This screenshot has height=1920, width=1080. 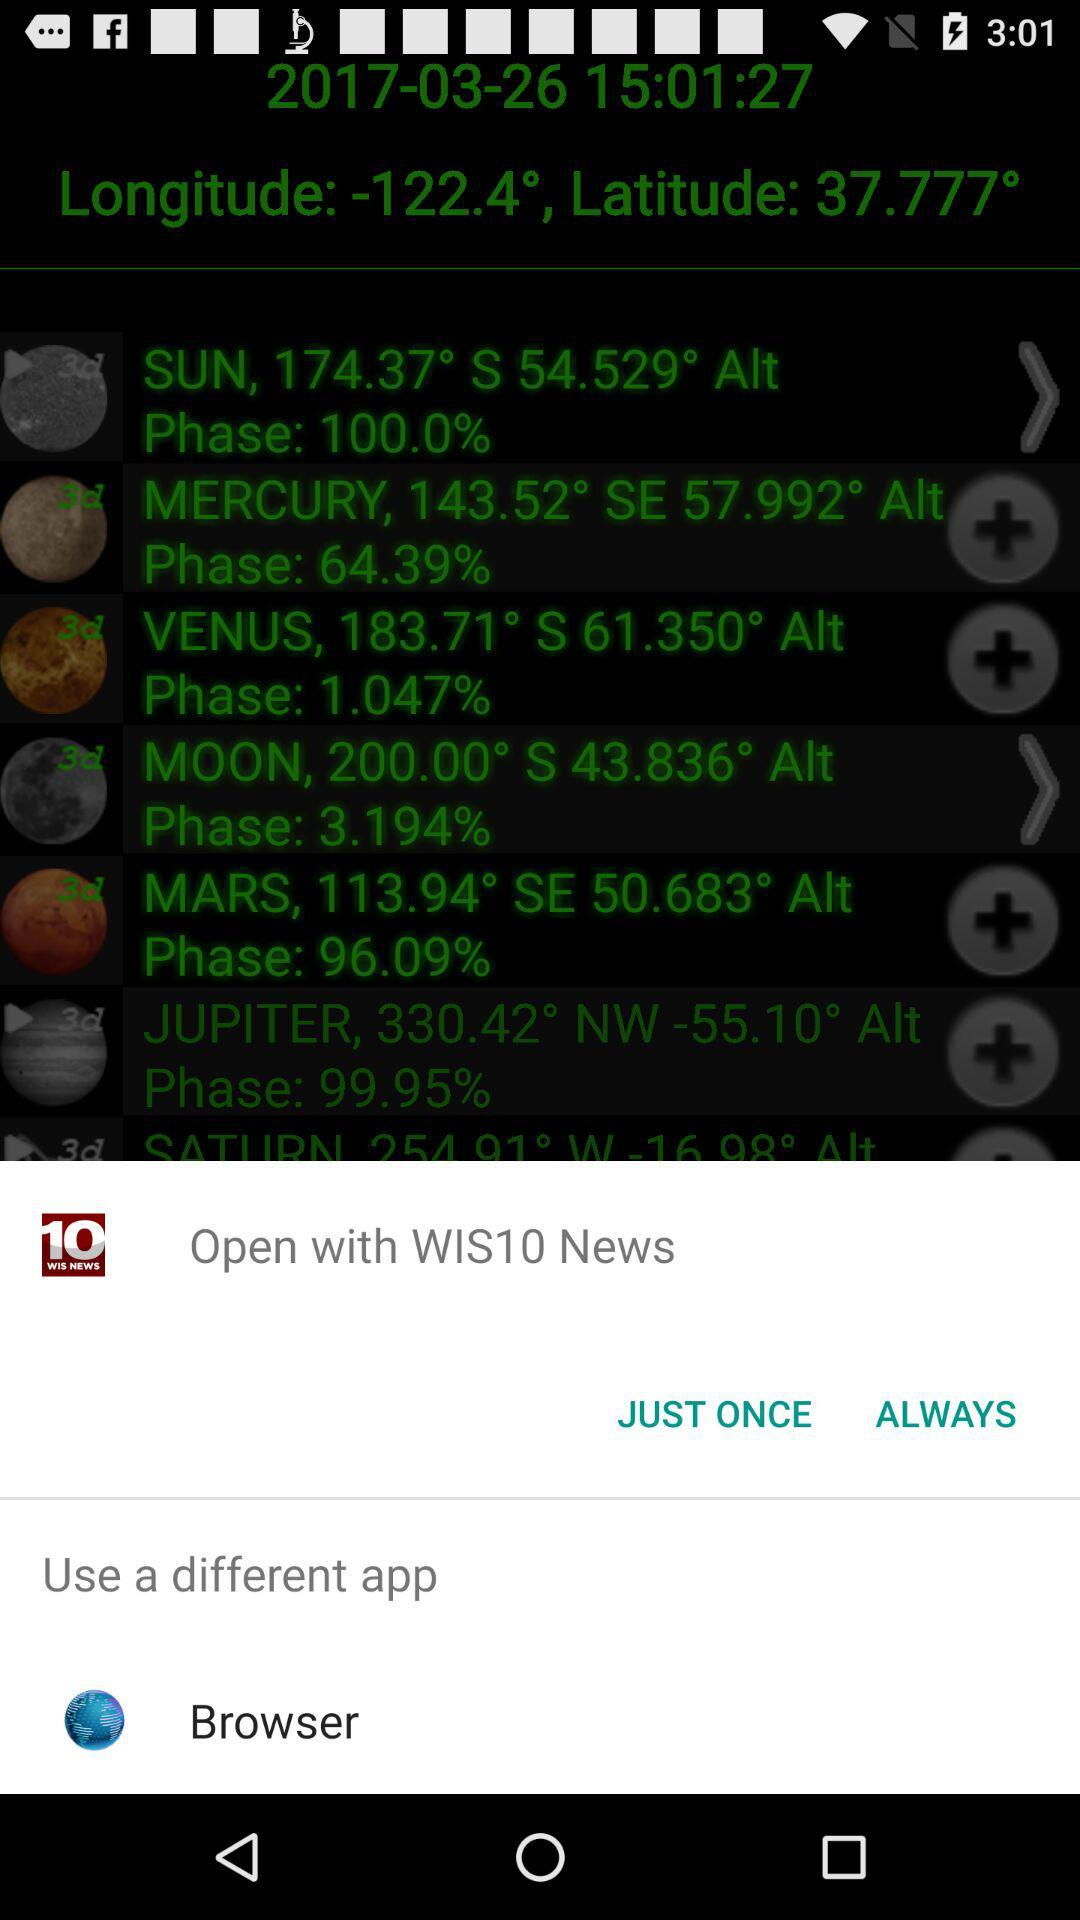 What do you see at coordinates (713, 1411) in the screenshot?
I see `icon below open with wis10 app` at bounding box center [713, 1411].